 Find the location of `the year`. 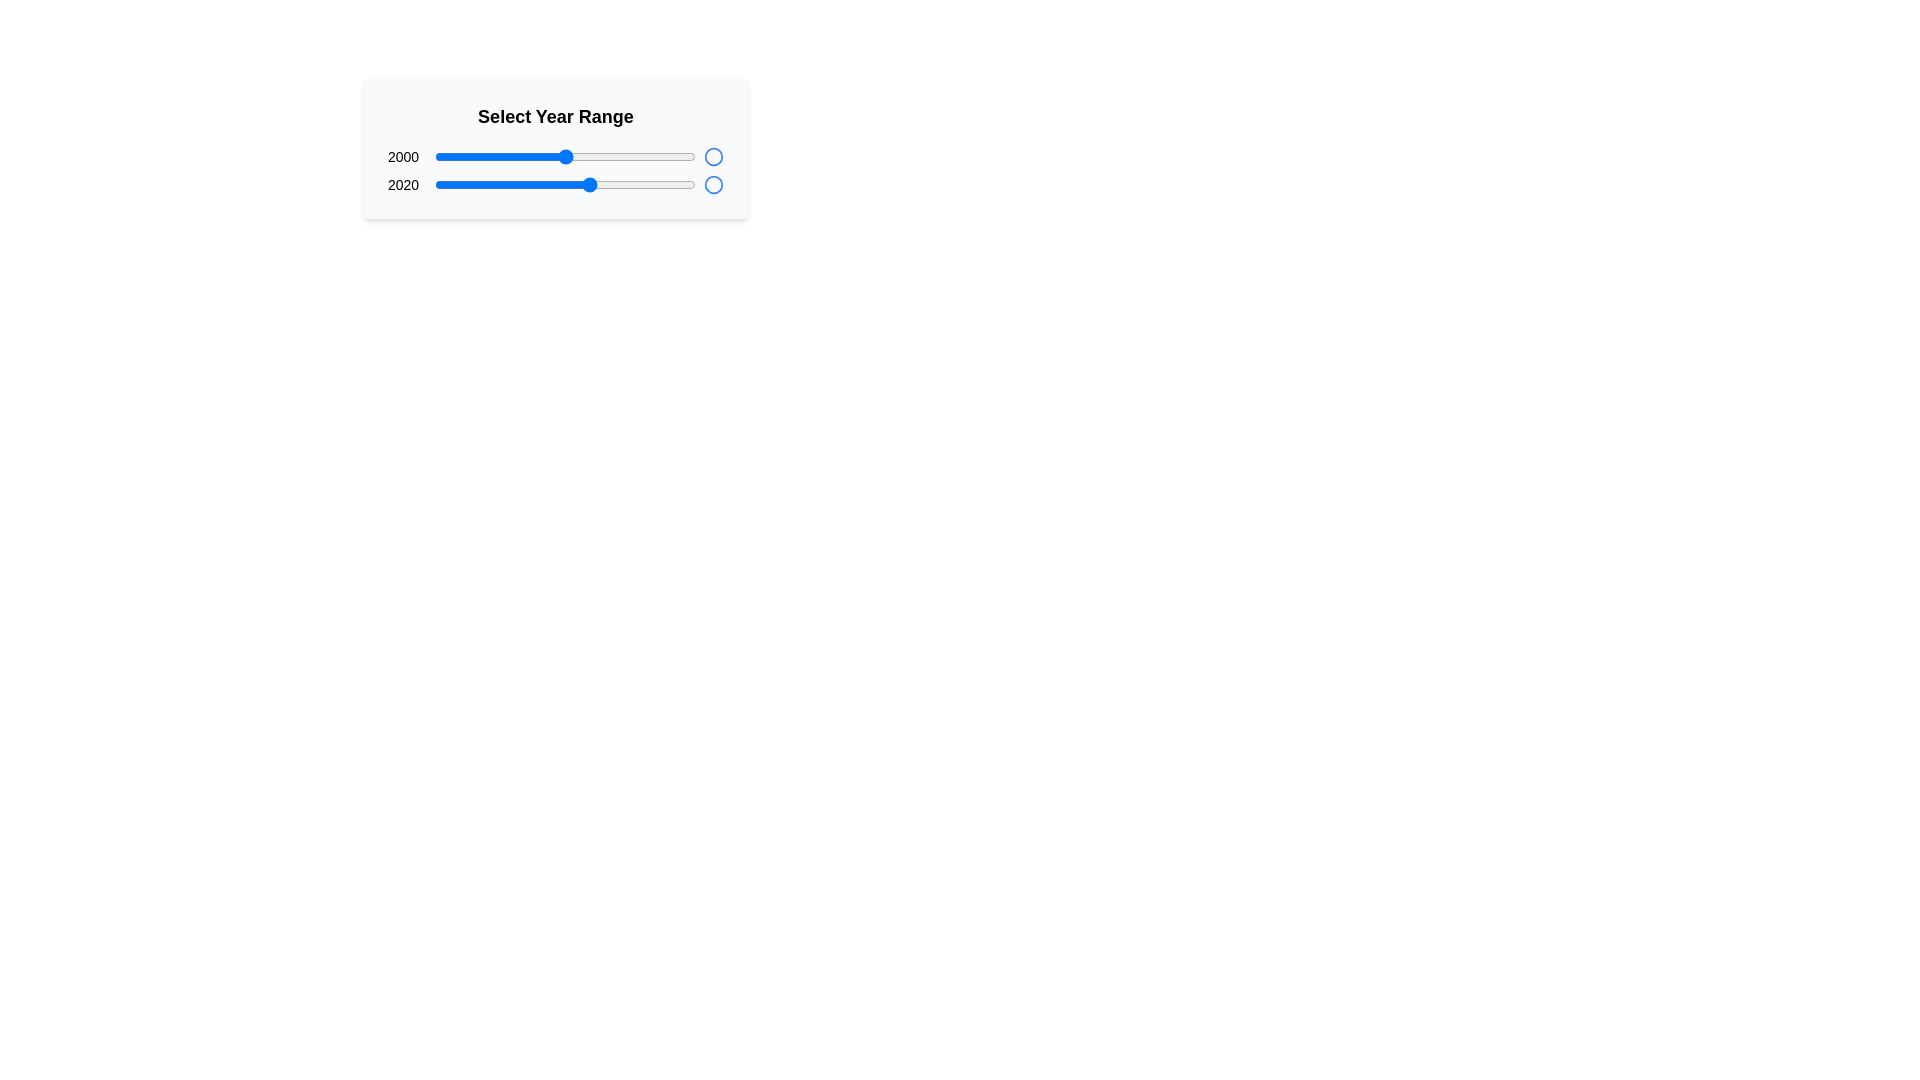

the year is located at coordinates (516, 156).